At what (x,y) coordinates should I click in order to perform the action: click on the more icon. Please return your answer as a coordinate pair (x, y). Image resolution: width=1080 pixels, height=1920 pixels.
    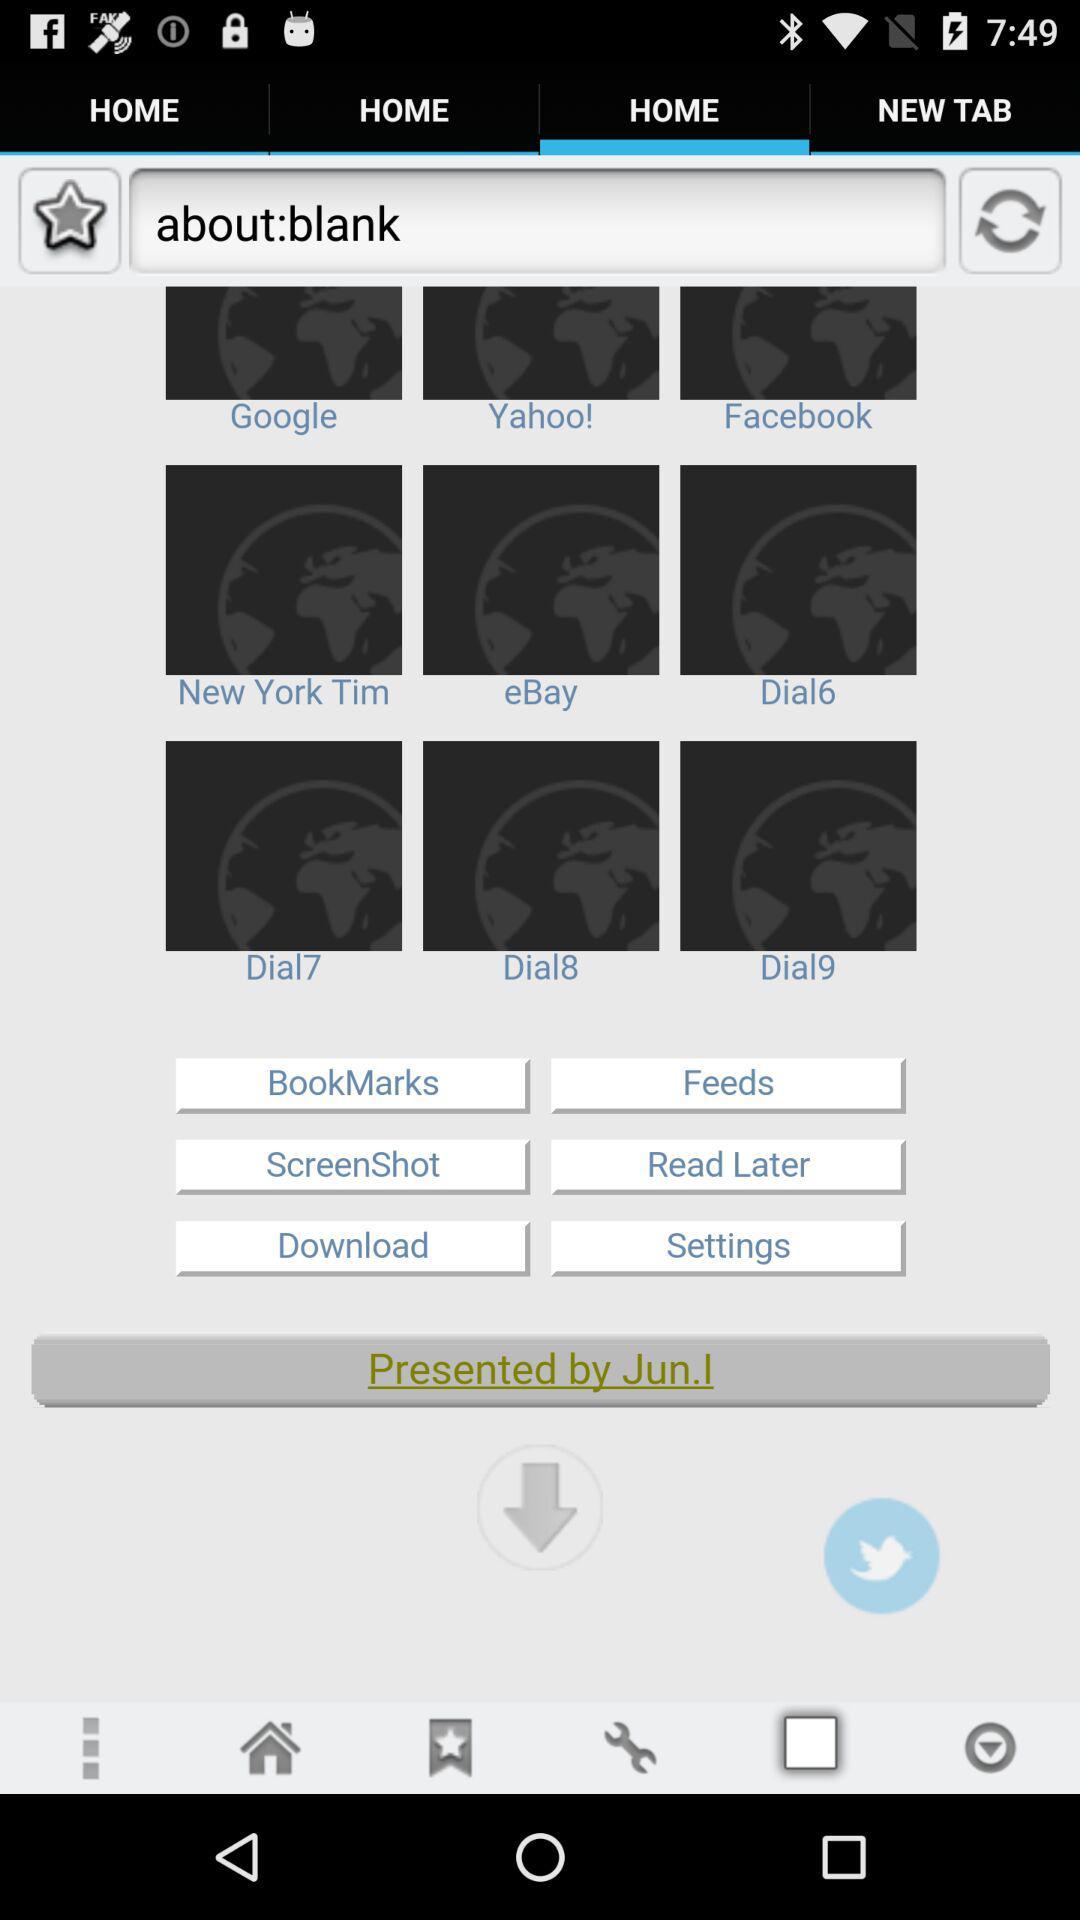
    Looking at the image, I should click on (88, 1869).